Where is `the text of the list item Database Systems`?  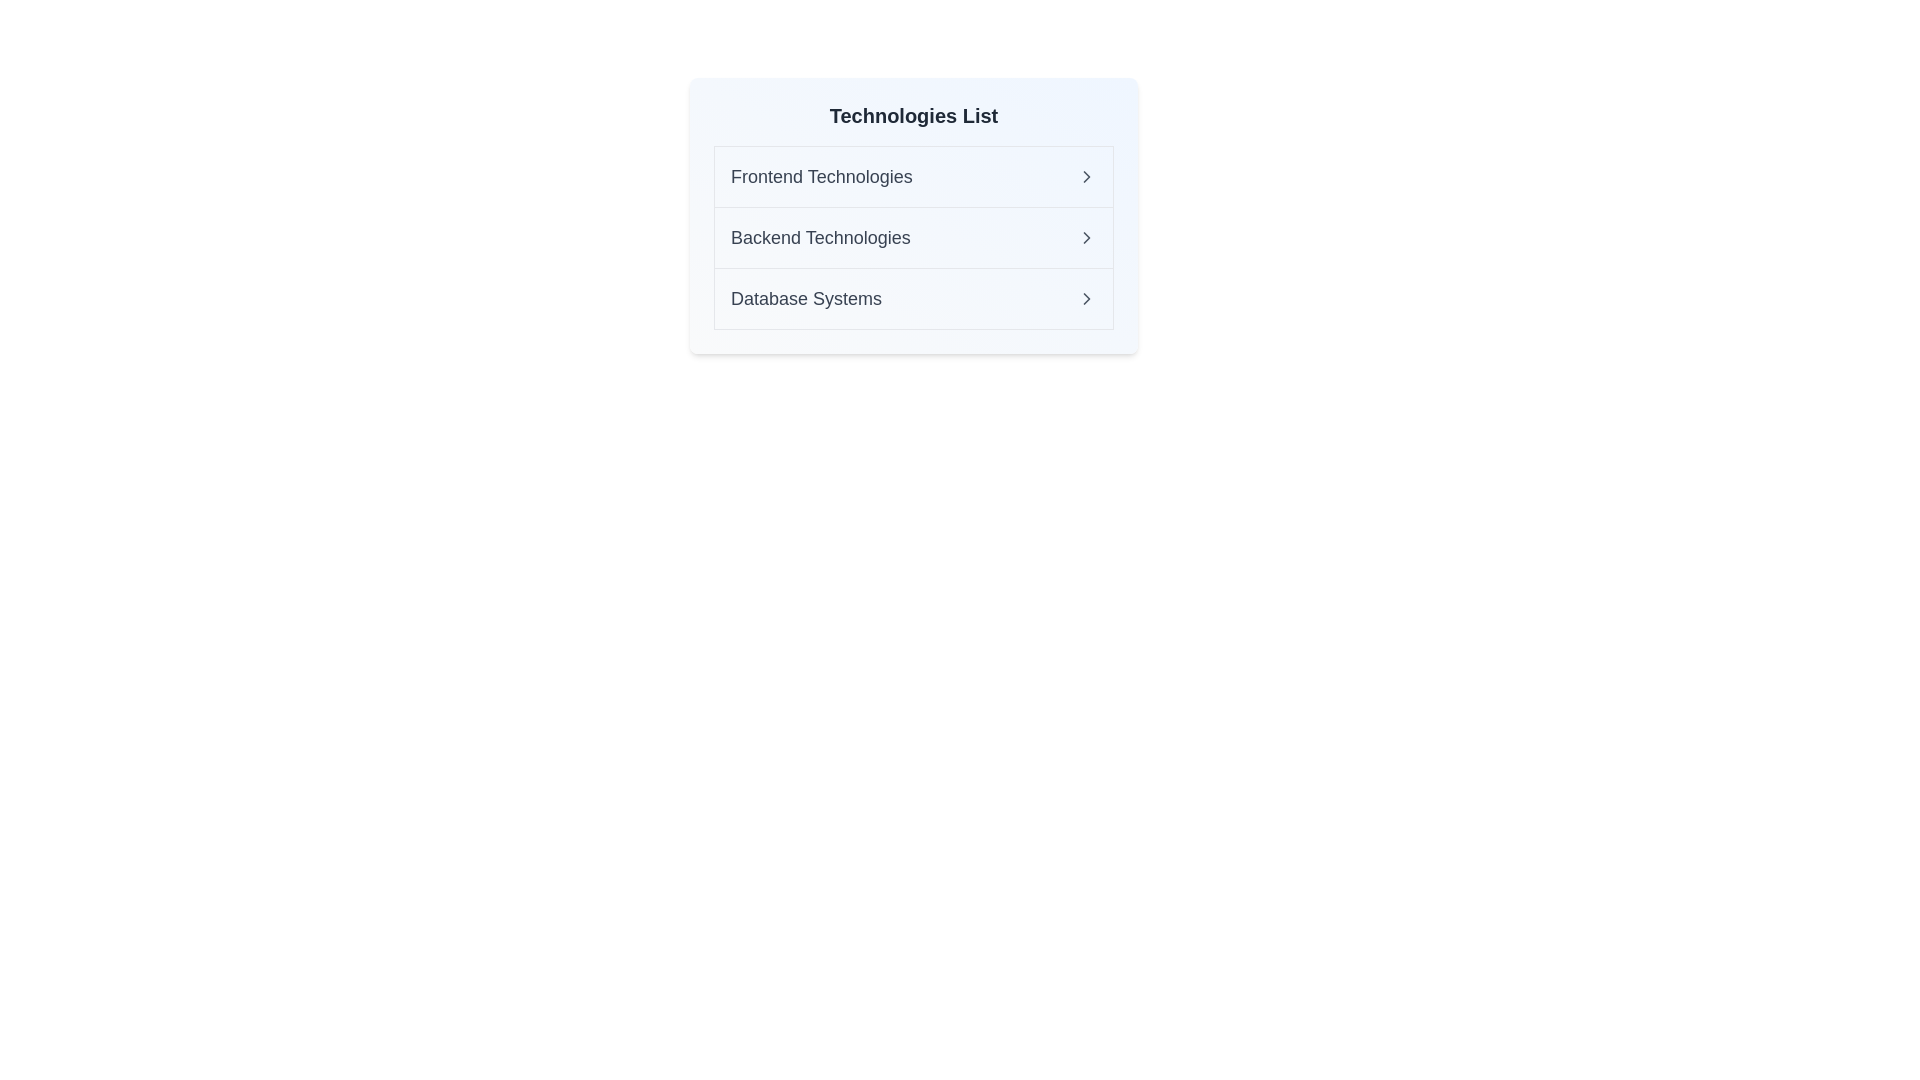
the text of the list item Database Systems is located at coordinates (820, 299).